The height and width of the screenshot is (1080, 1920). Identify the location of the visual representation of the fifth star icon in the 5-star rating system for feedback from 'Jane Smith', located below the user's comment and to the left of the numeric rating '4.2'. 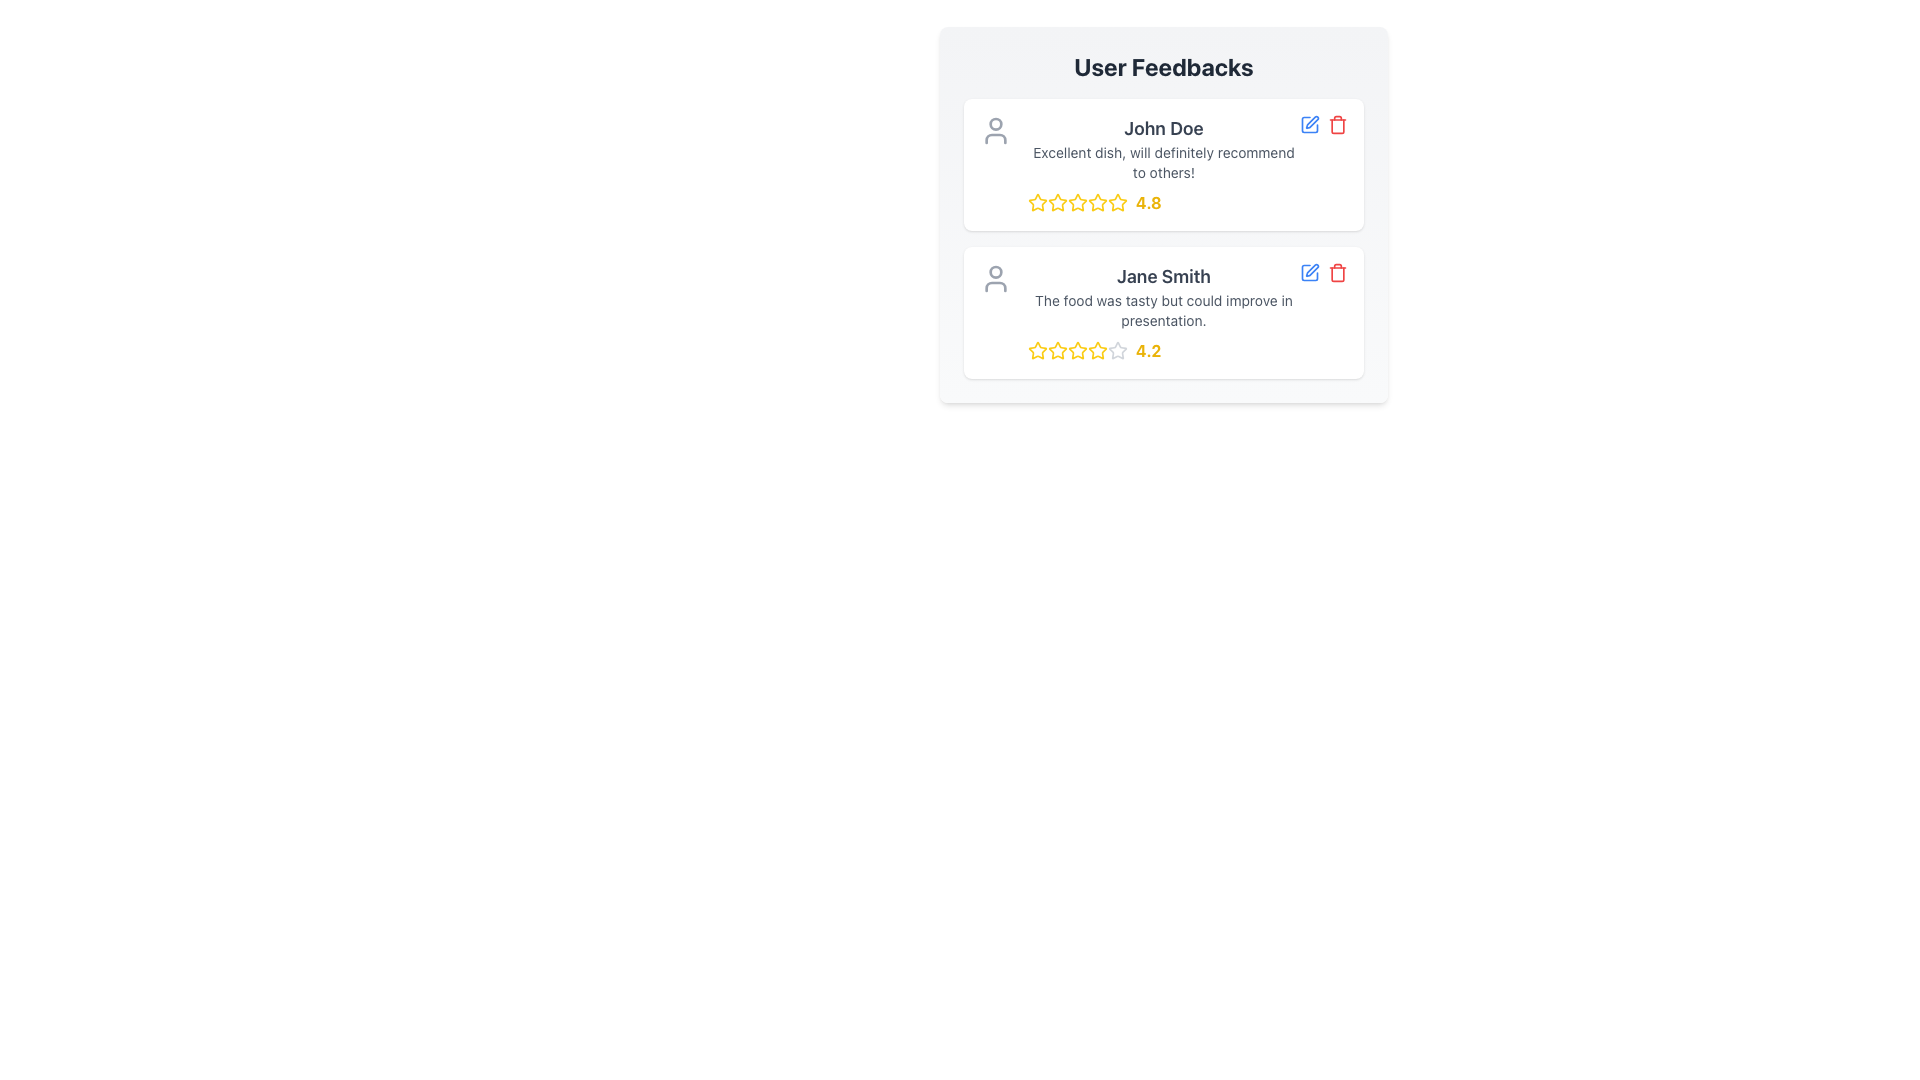
(1097, 350).